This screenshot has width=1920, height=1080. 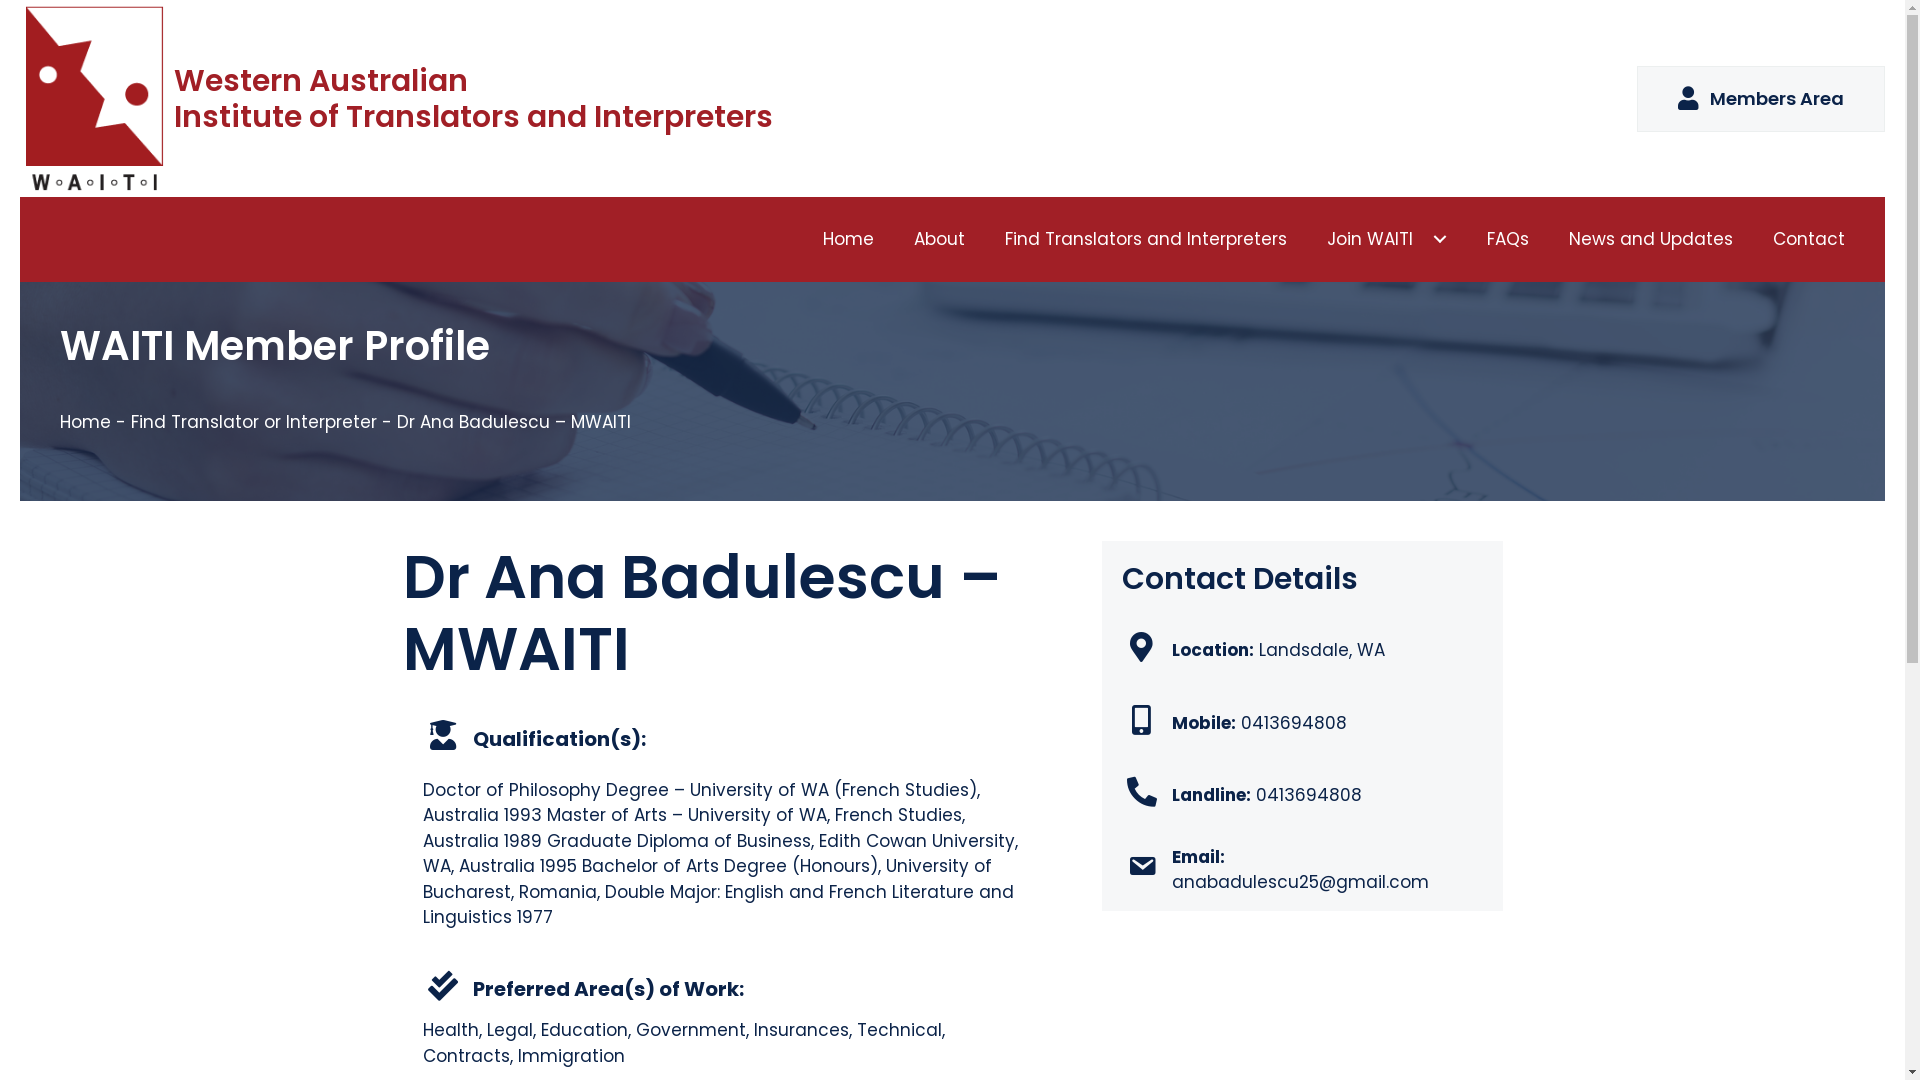 What do you see at coordinates (1809, 238) in the screenshot?
I see `'Contact'` at bounding box center [1809, 238].